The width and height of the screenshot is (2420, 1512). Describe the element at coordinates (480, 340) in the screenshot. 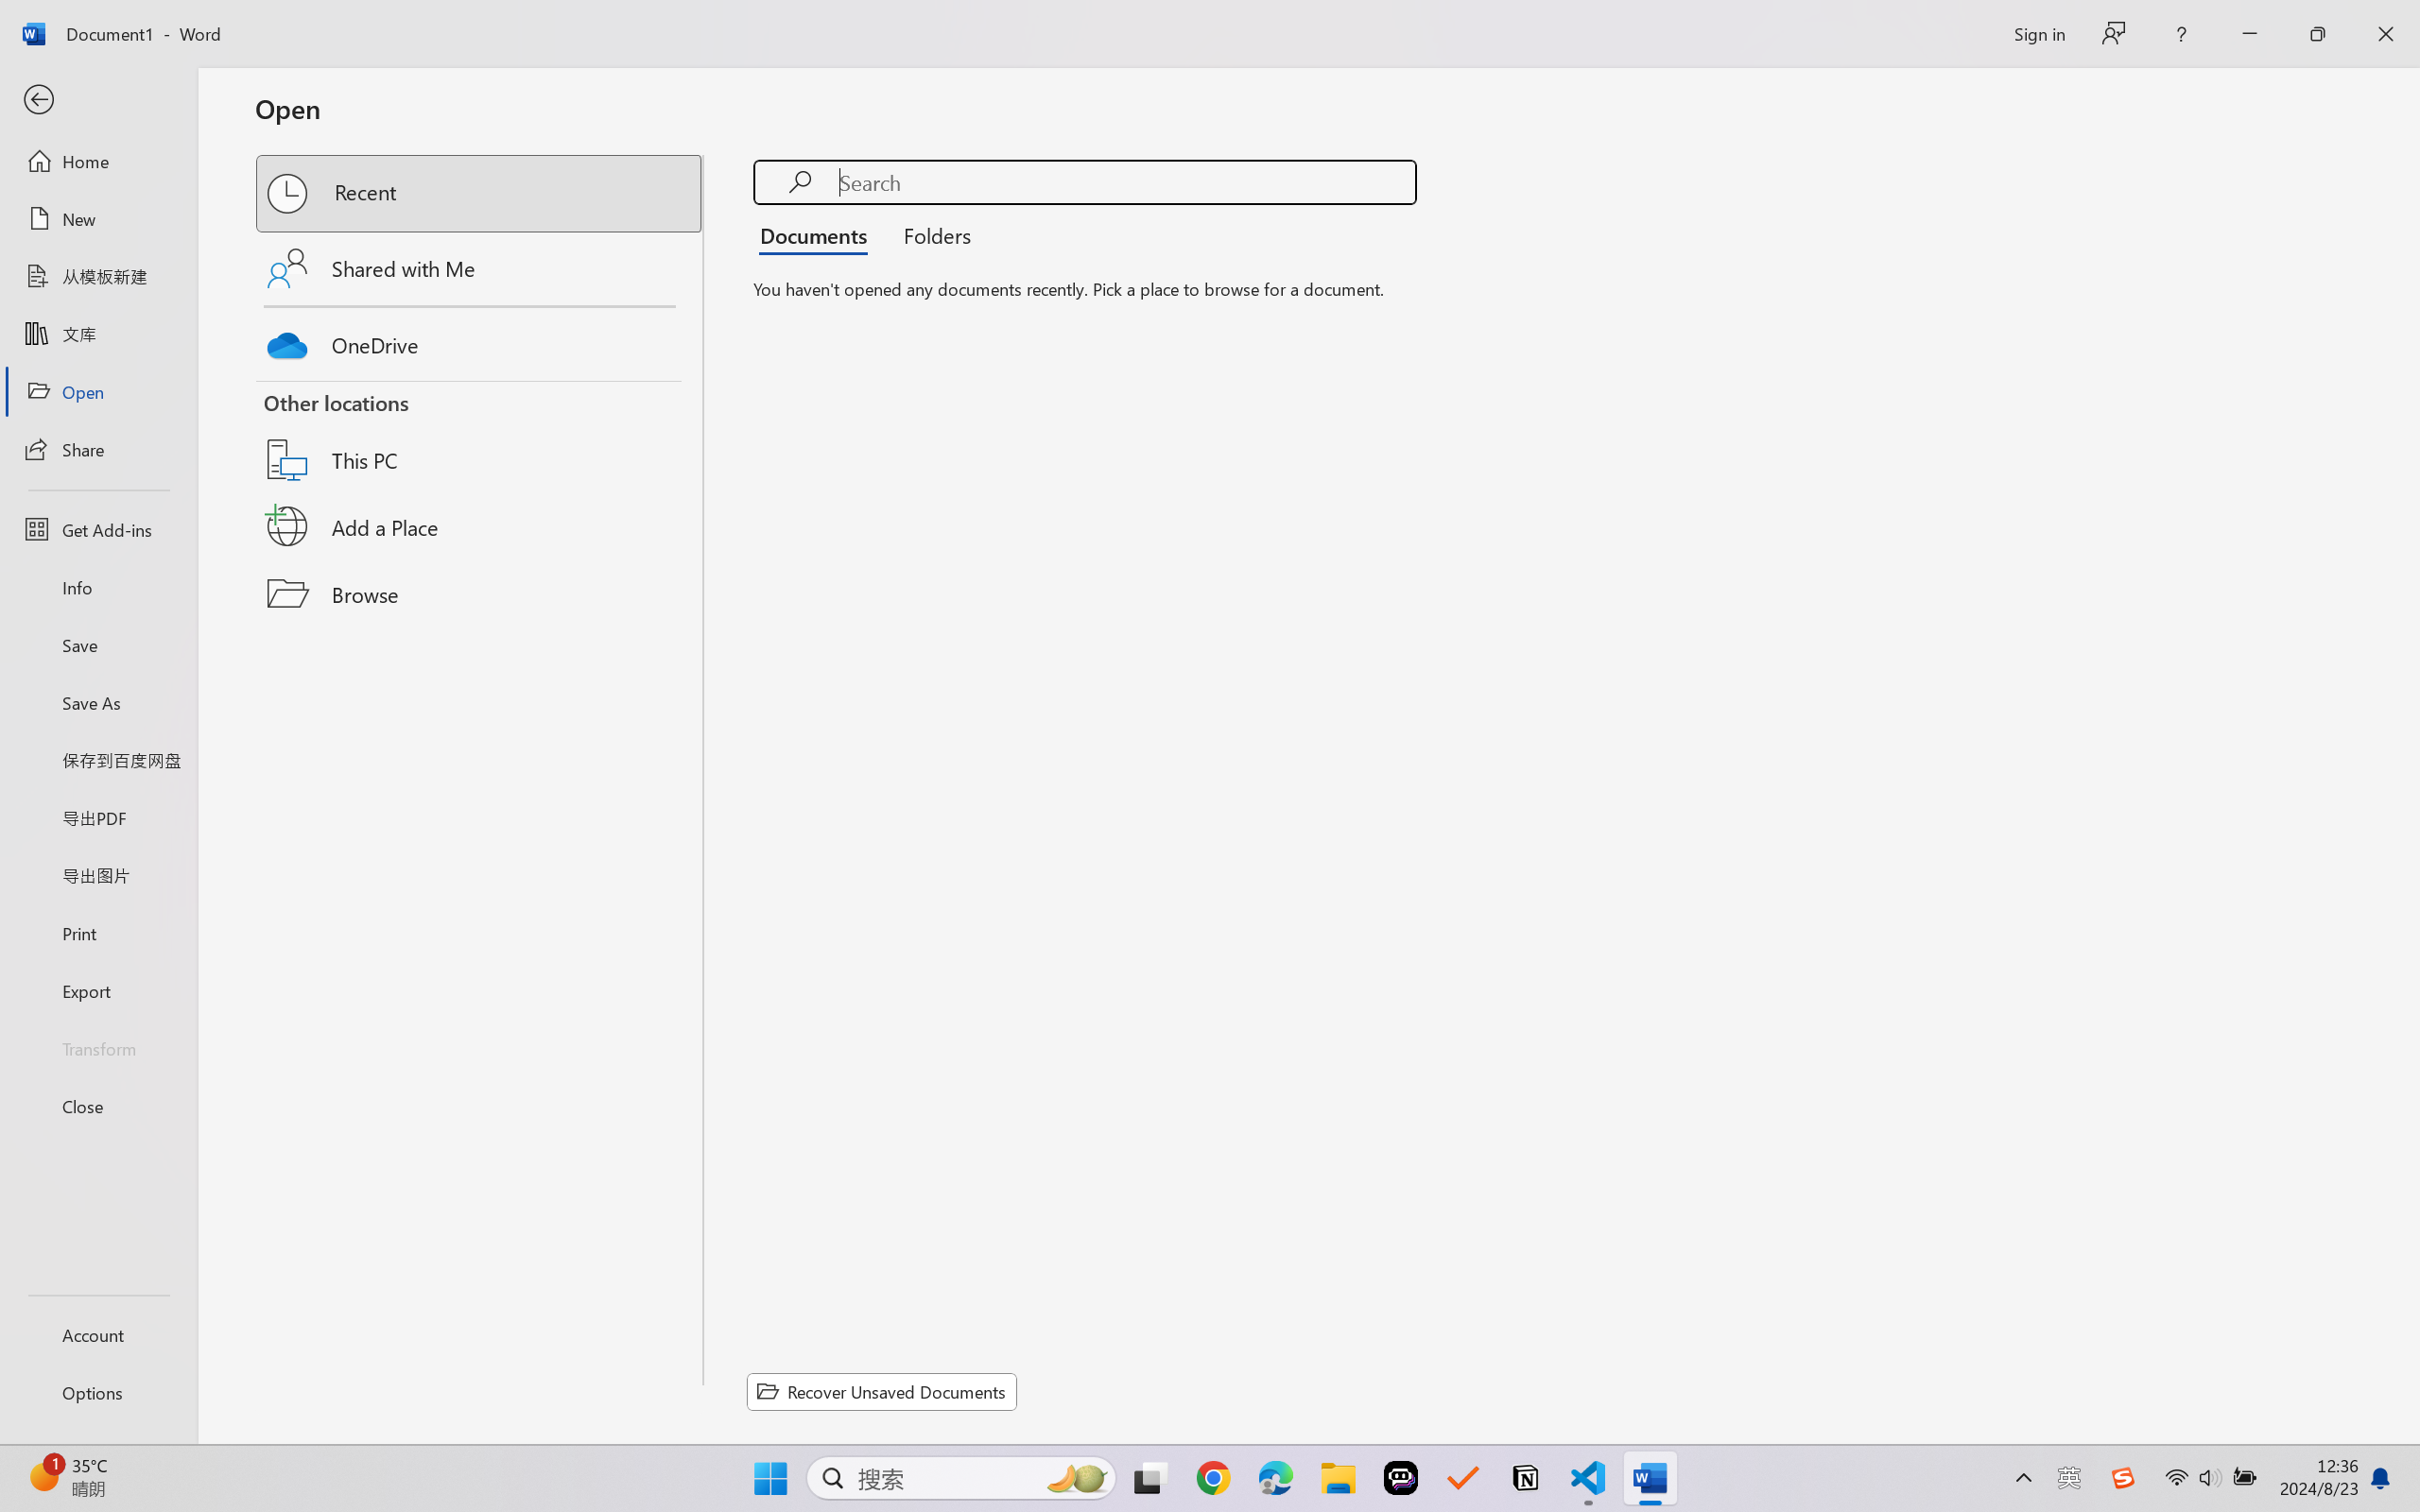

I see `'OneDrive'` at that location.